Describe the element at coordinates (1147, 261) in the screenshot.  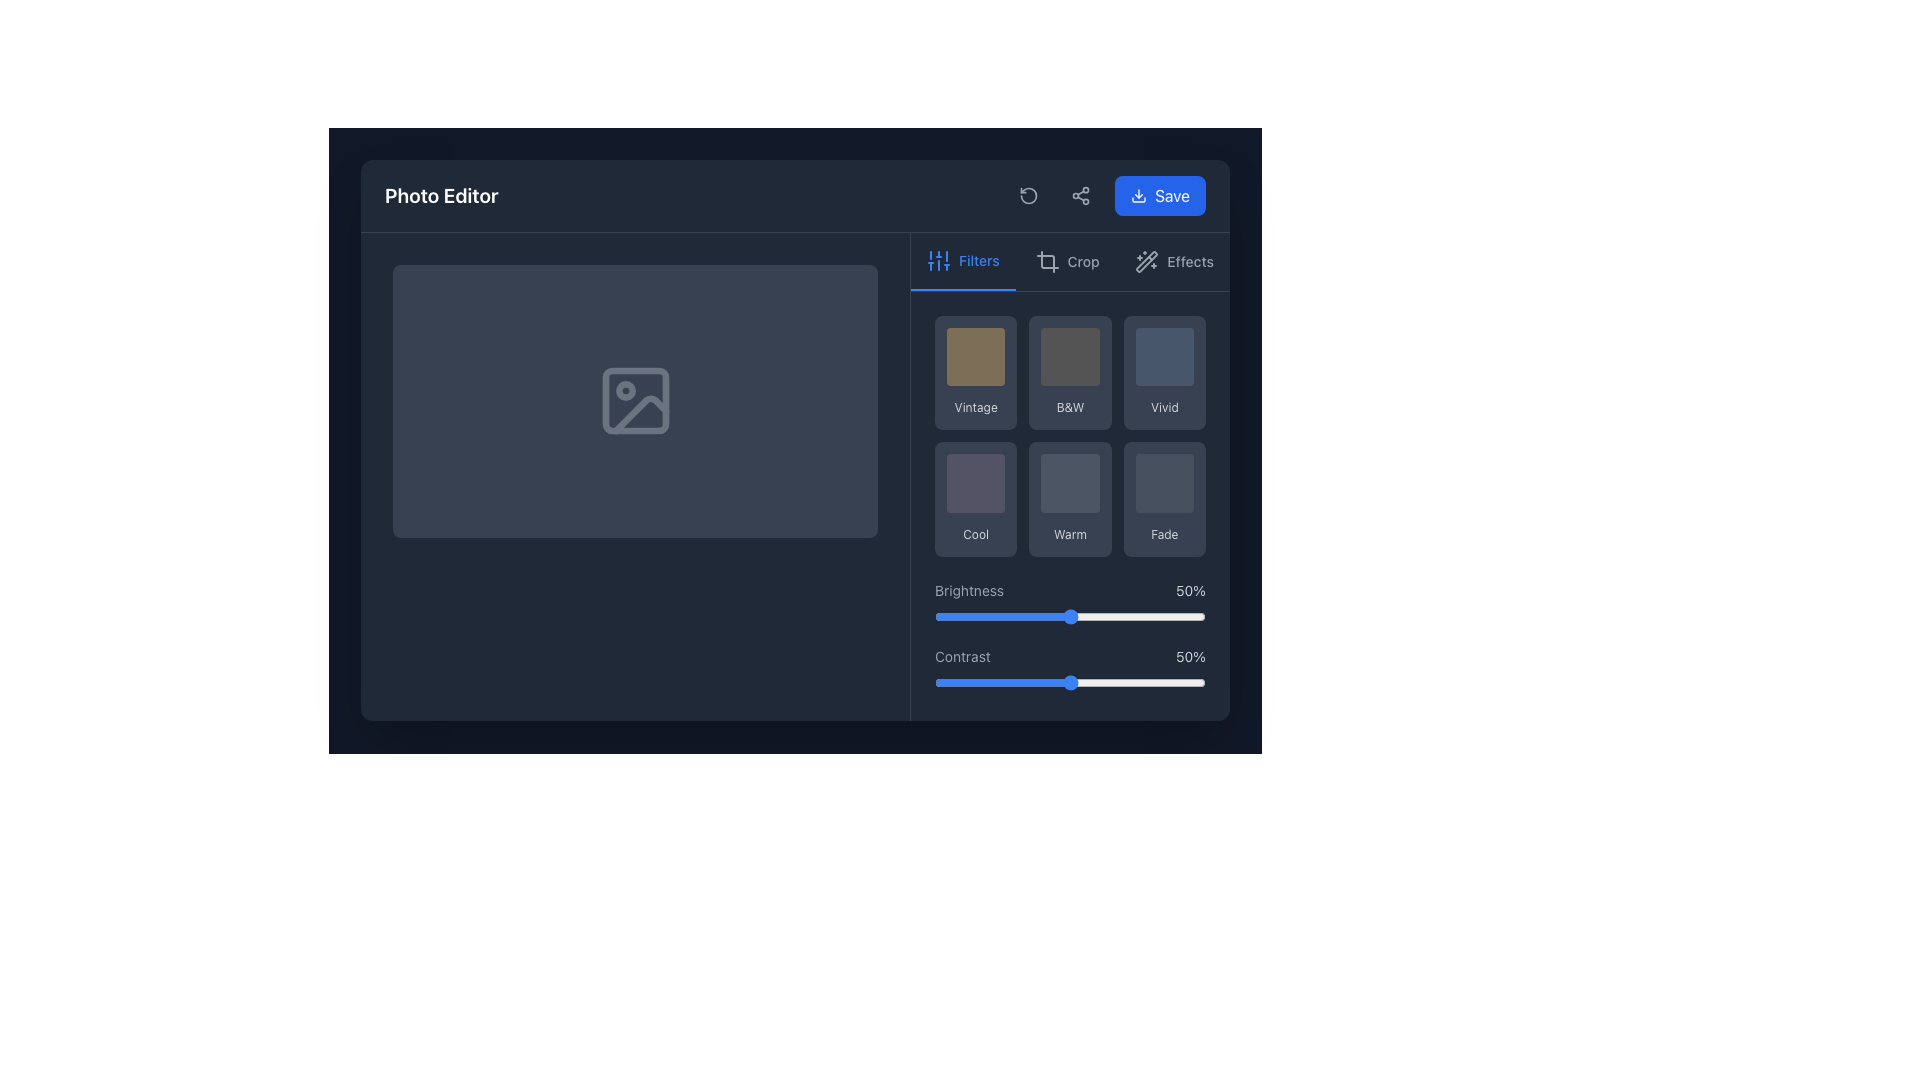
I see `the special effects icon located in the 'Effects' tab group of the top navigation panel for keyboard navigation` at that location.